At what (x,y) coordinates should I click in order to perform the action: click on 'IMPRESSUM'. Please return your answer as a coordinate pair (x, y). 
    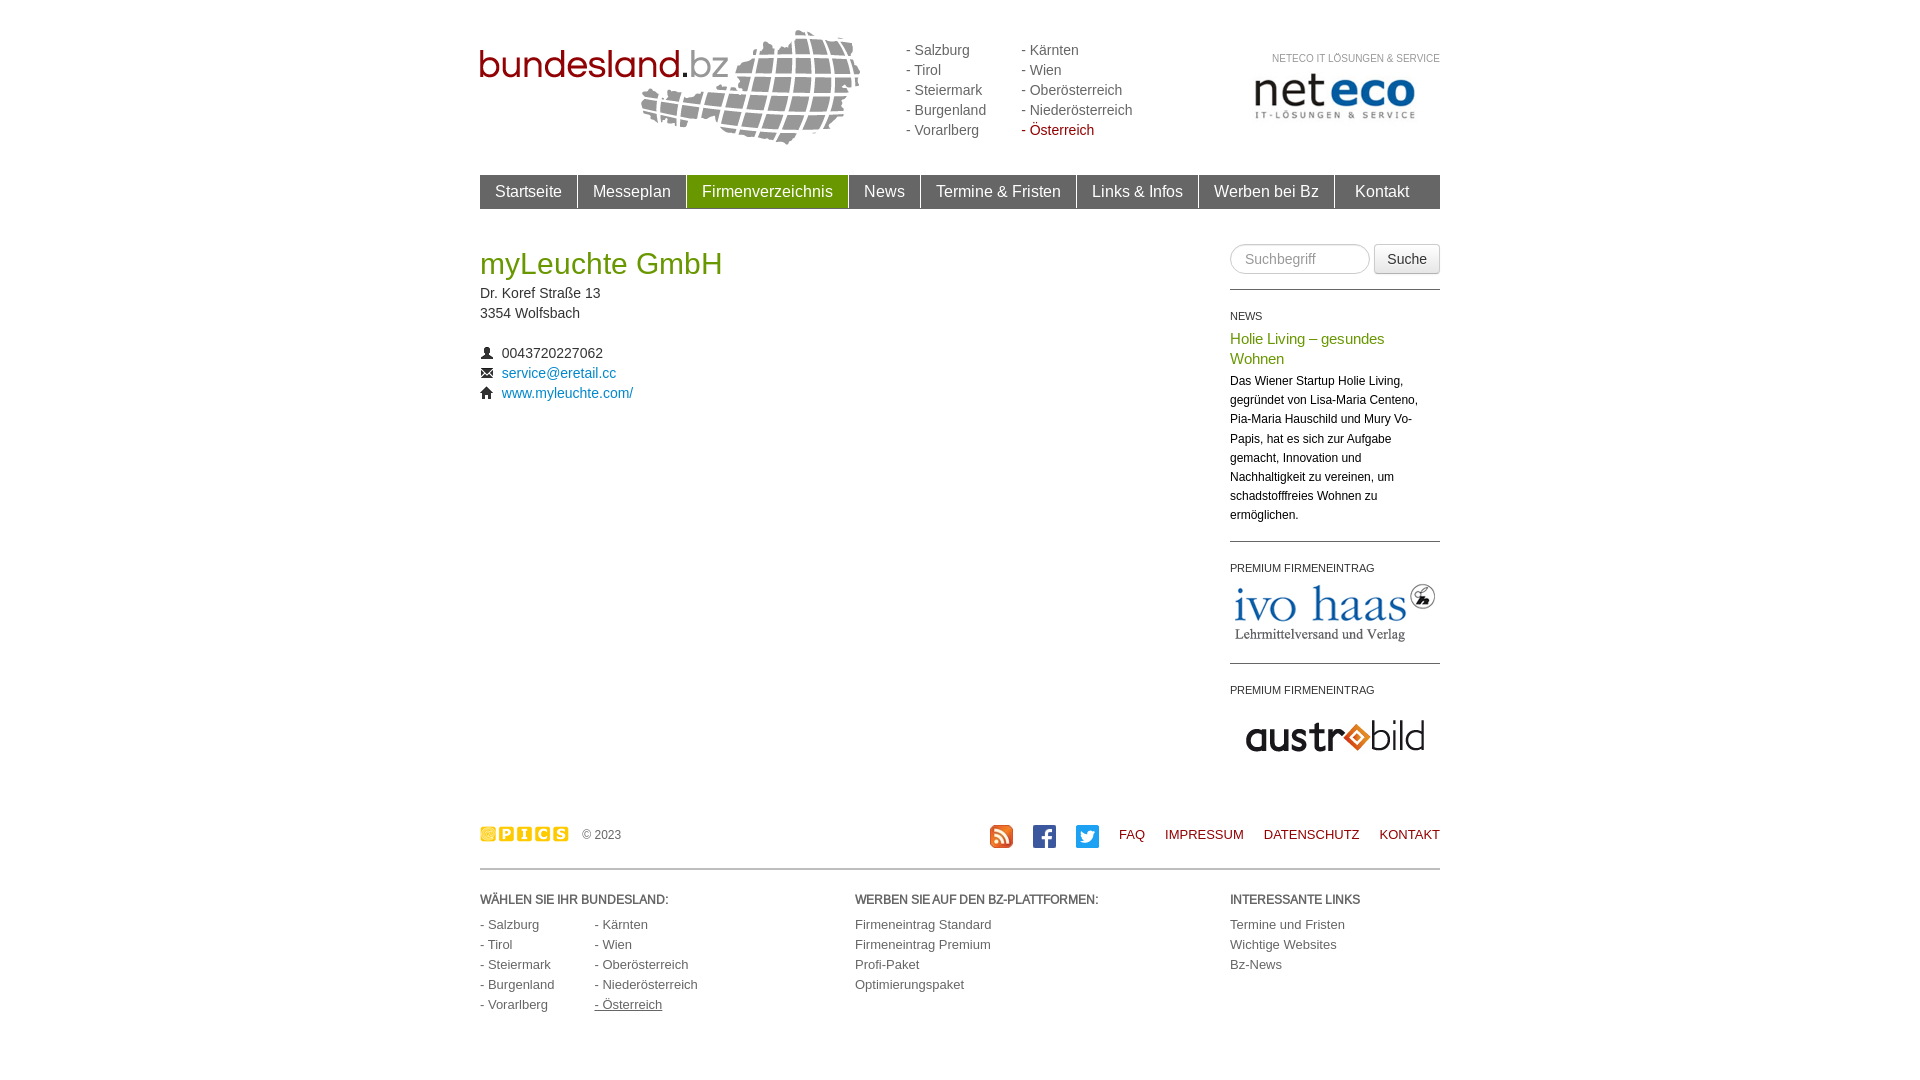
    Looking at the image, I should click on (1203, 833).